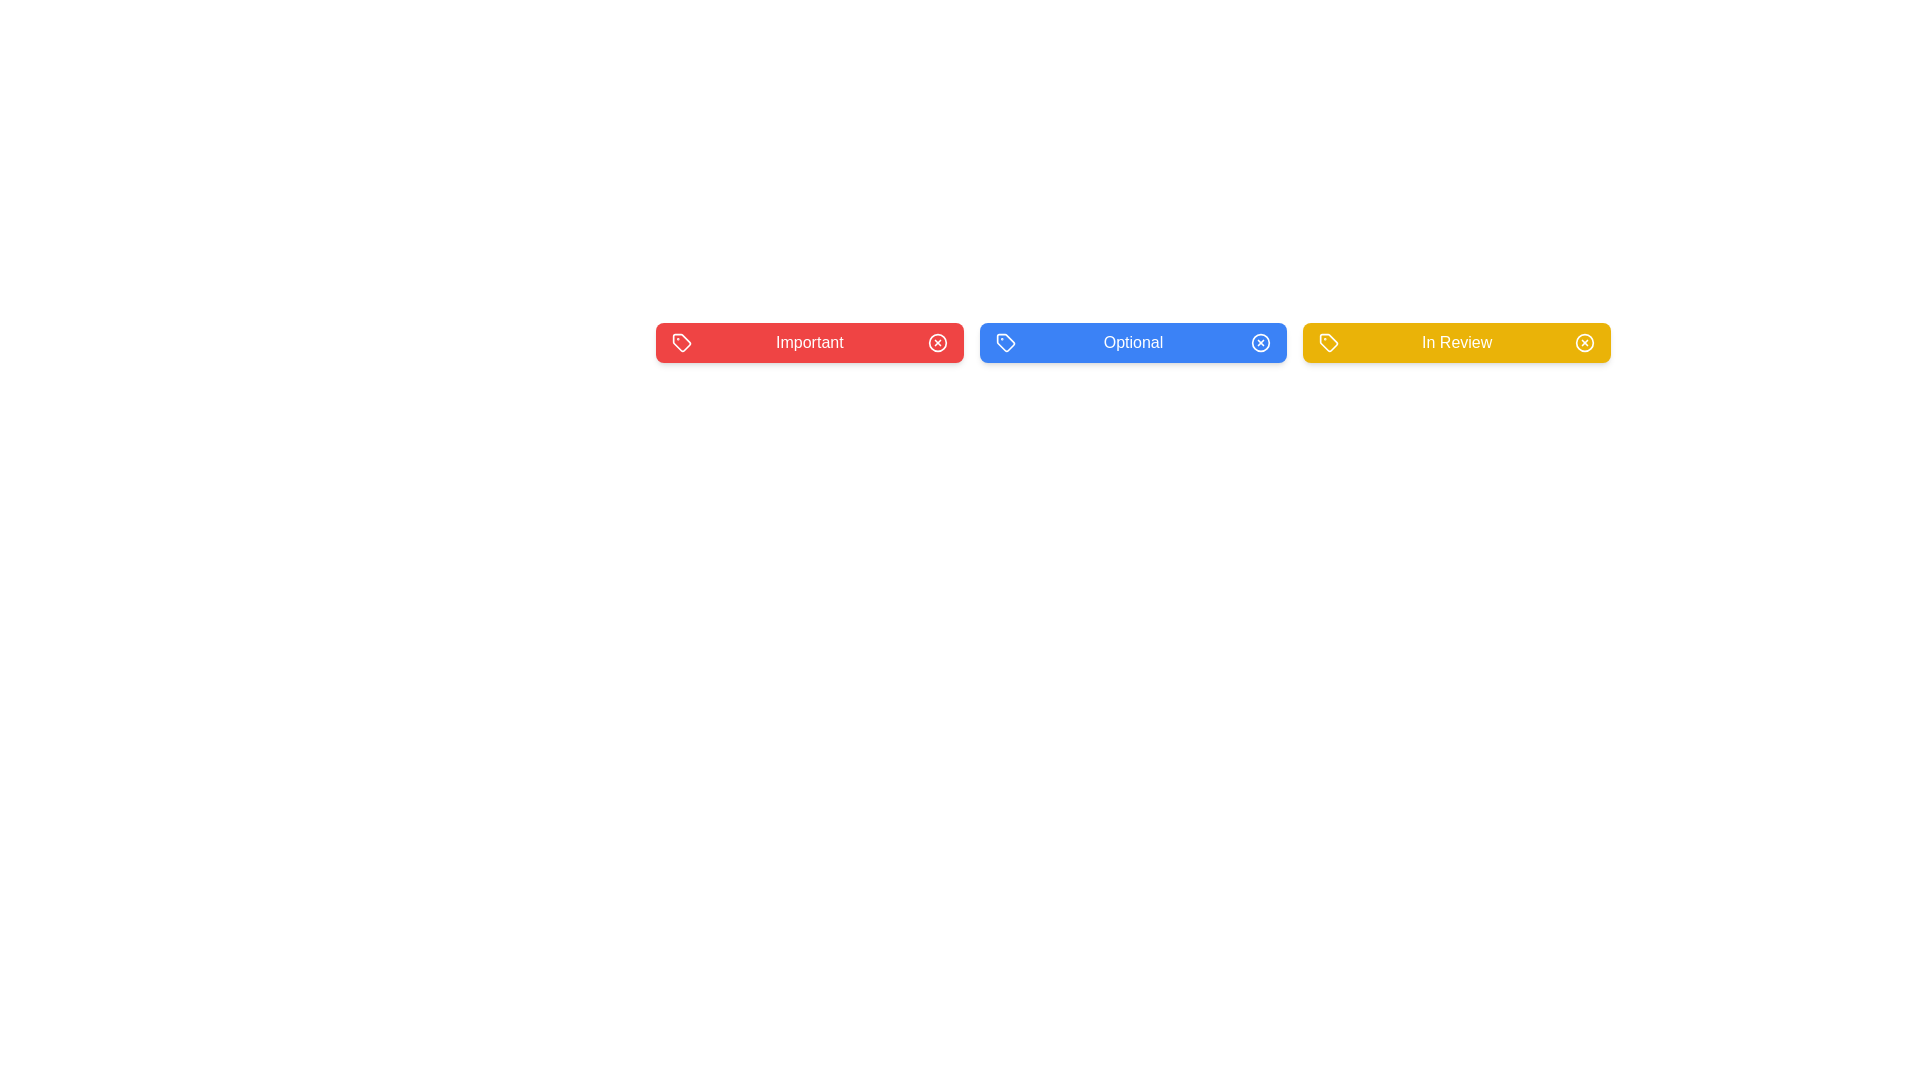 Image resolution: width=1920 pixels, height=1080 pixels. What do you see at coordinates (1457, 342) in the screenshot?
I see `the tag labeled 'In Review' to observe its hover effect` at bounding box center [1457, 342].